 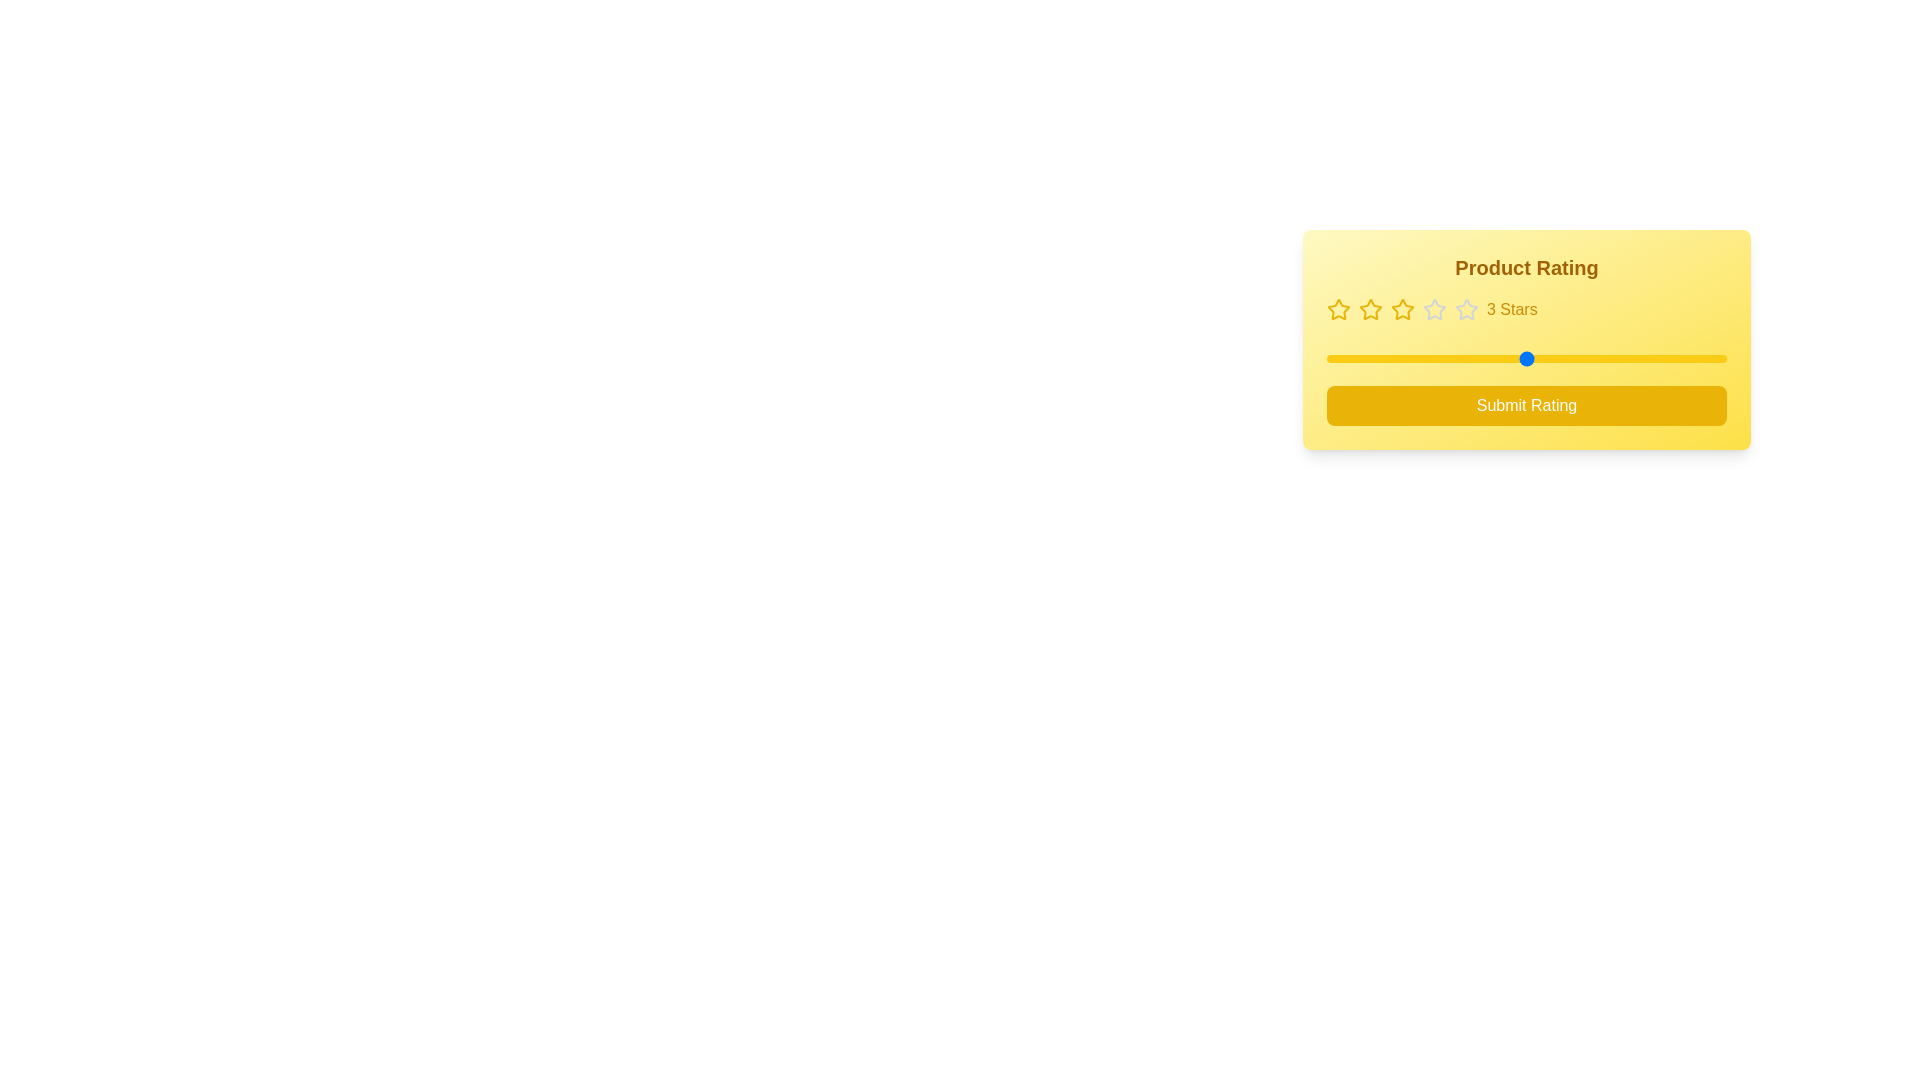 I want to click on the slider, so click(x=1425, y=357).